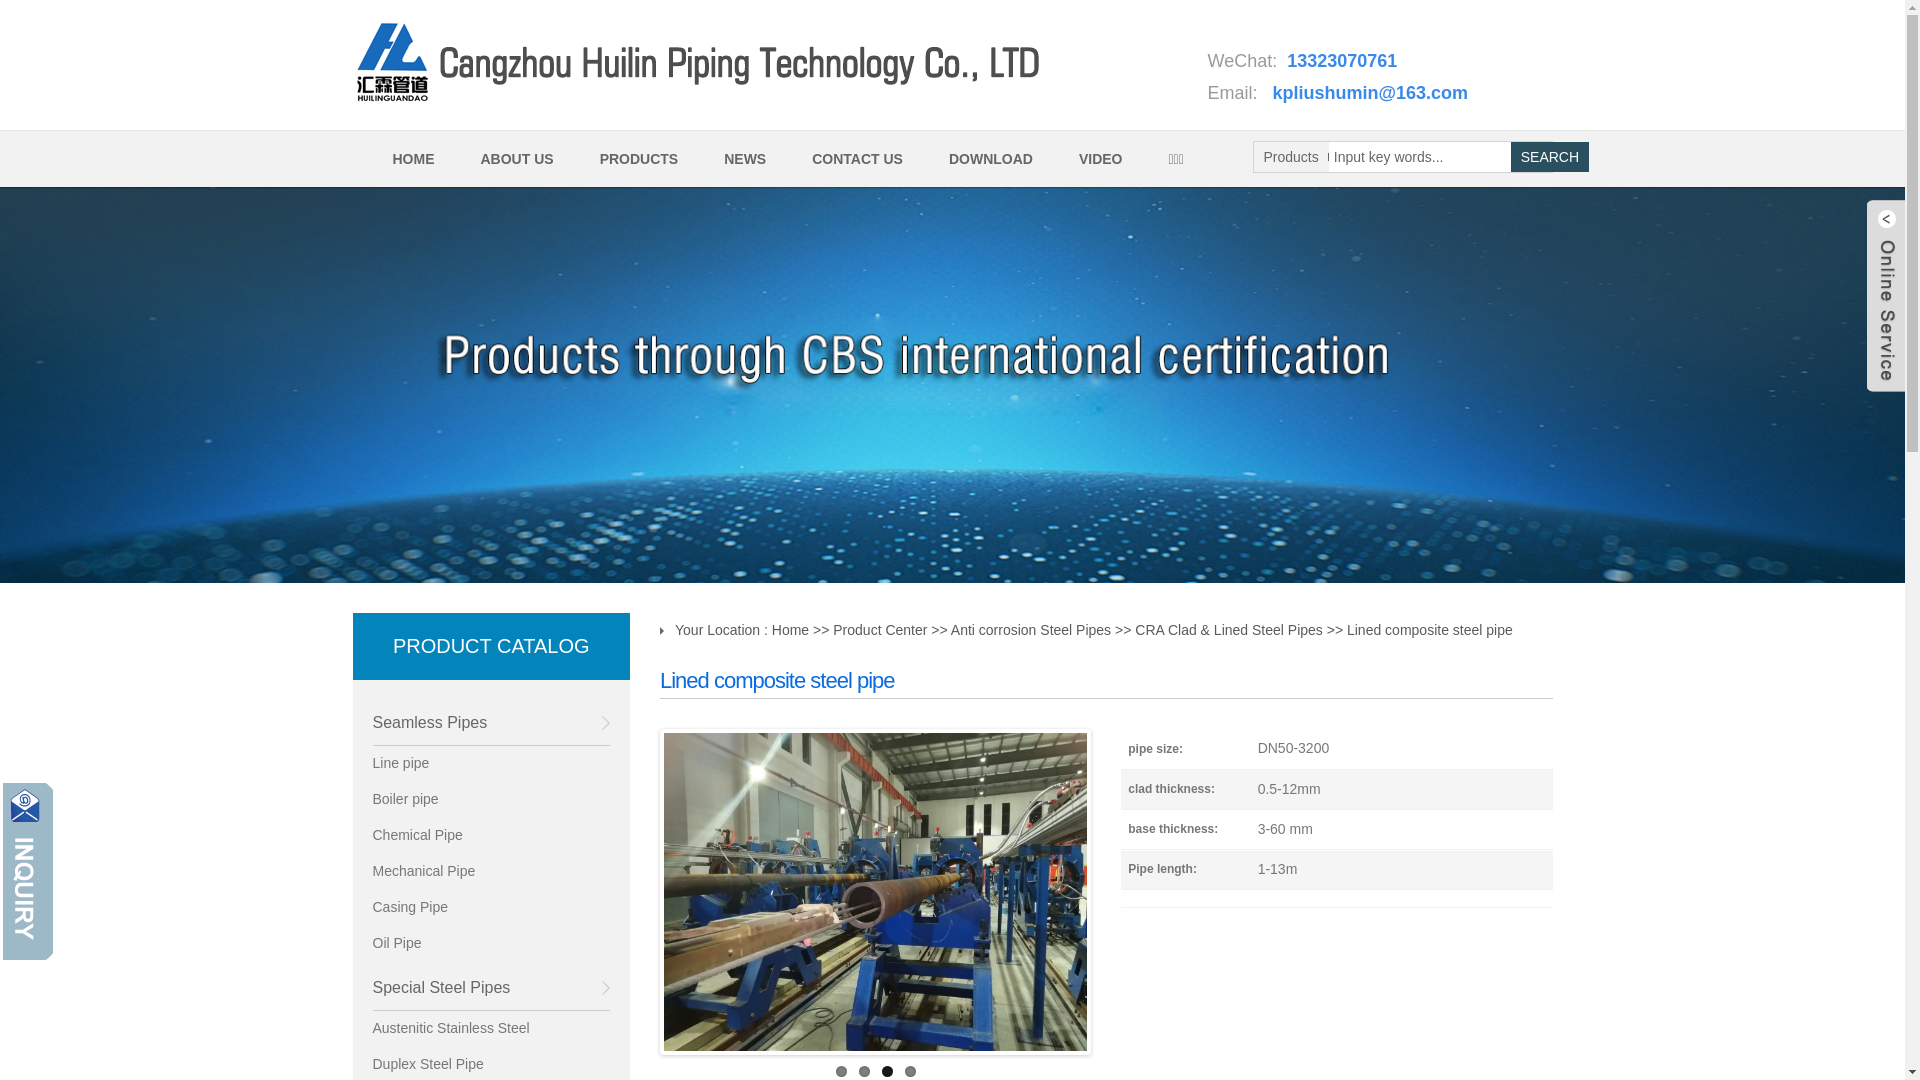 The width and height of the screenshot is (1920, 1080). I want to click on 'Home', so click(789, 628).